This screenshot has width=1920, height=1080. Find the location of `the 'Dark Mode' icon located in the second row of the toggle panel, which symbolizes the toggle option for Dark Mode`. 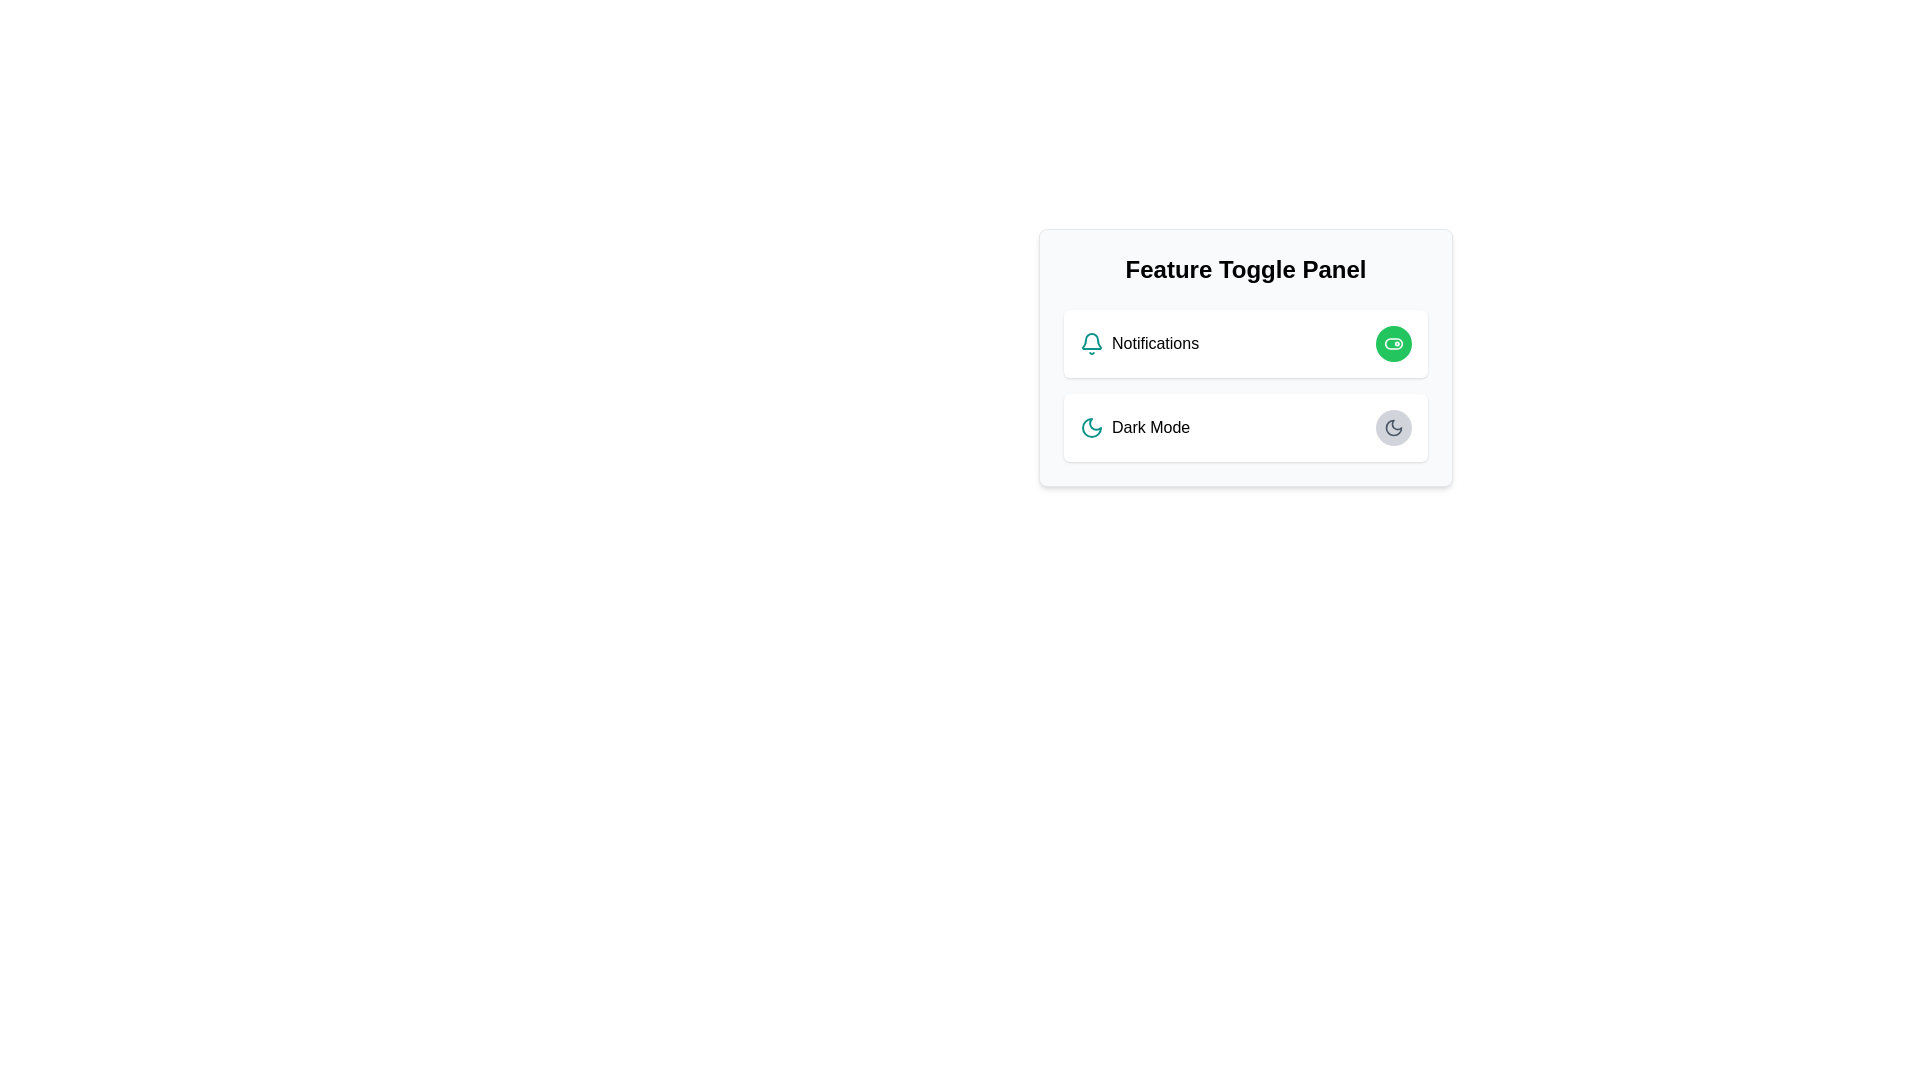

the 'Dark Mode' icon located in the second row of the toggle panel, which symbolizes the toggle option for Dark Mode is located at coordinates (1392, 427).